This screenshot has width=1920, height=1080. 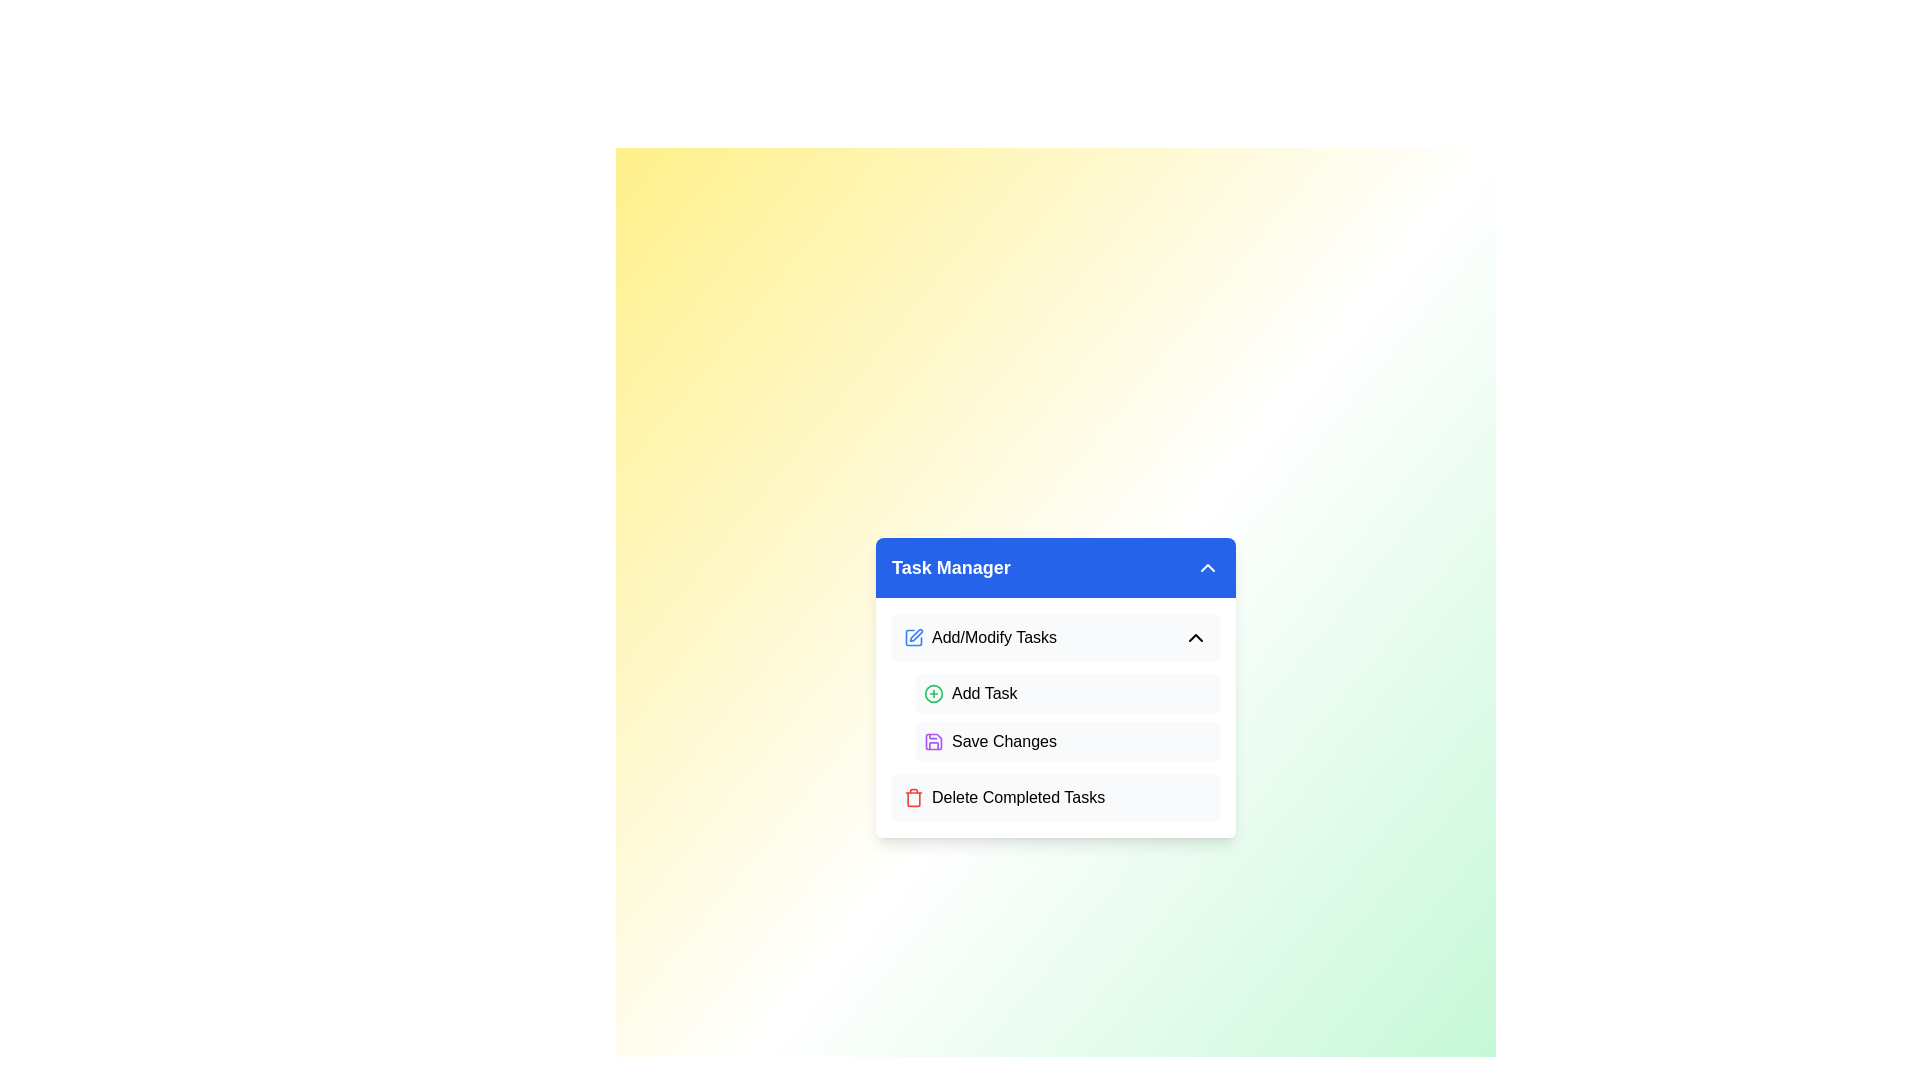 I want to click on the 'Add/Modify Tasks' text label in the Task Manager interface, so click(x=994, y=637).